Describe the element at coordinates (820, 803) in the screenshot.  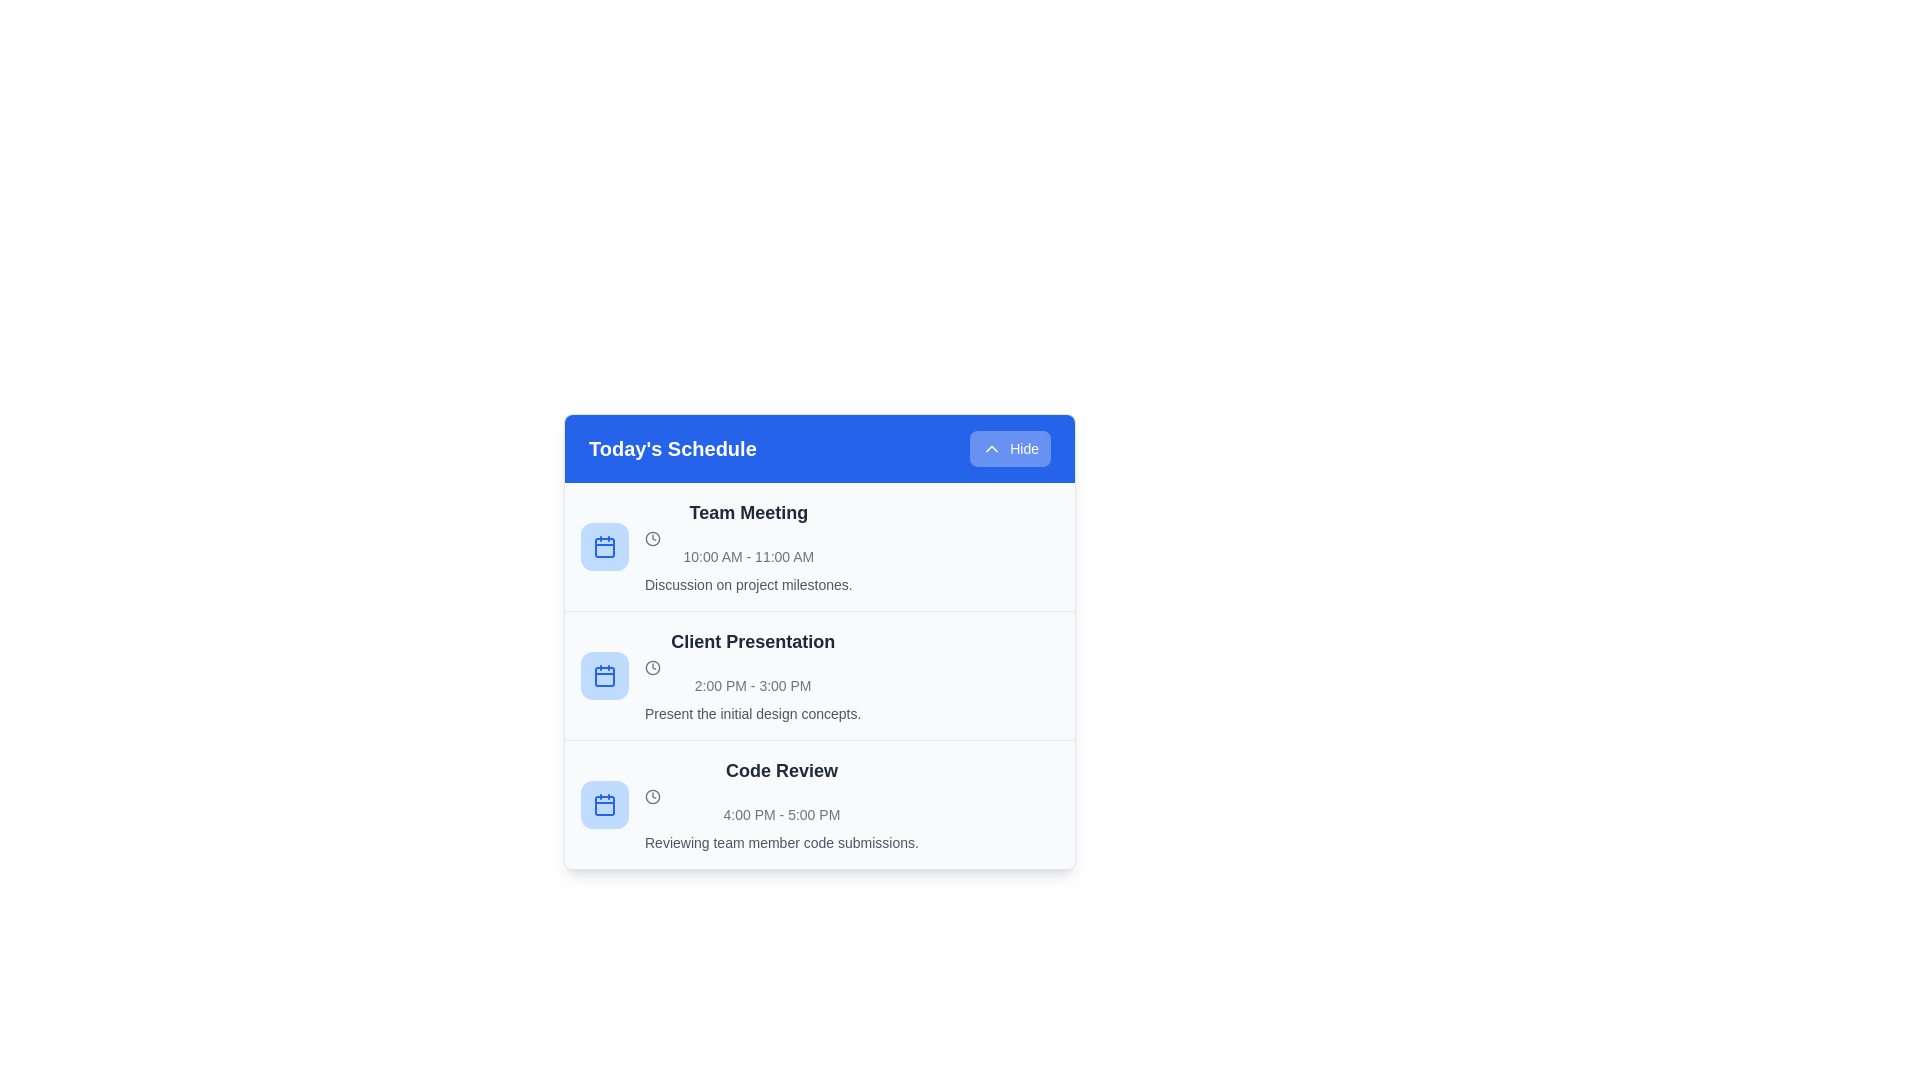
I see `the schedule card for the team review meeting located in the 'Today's Schedule' section` at that location.